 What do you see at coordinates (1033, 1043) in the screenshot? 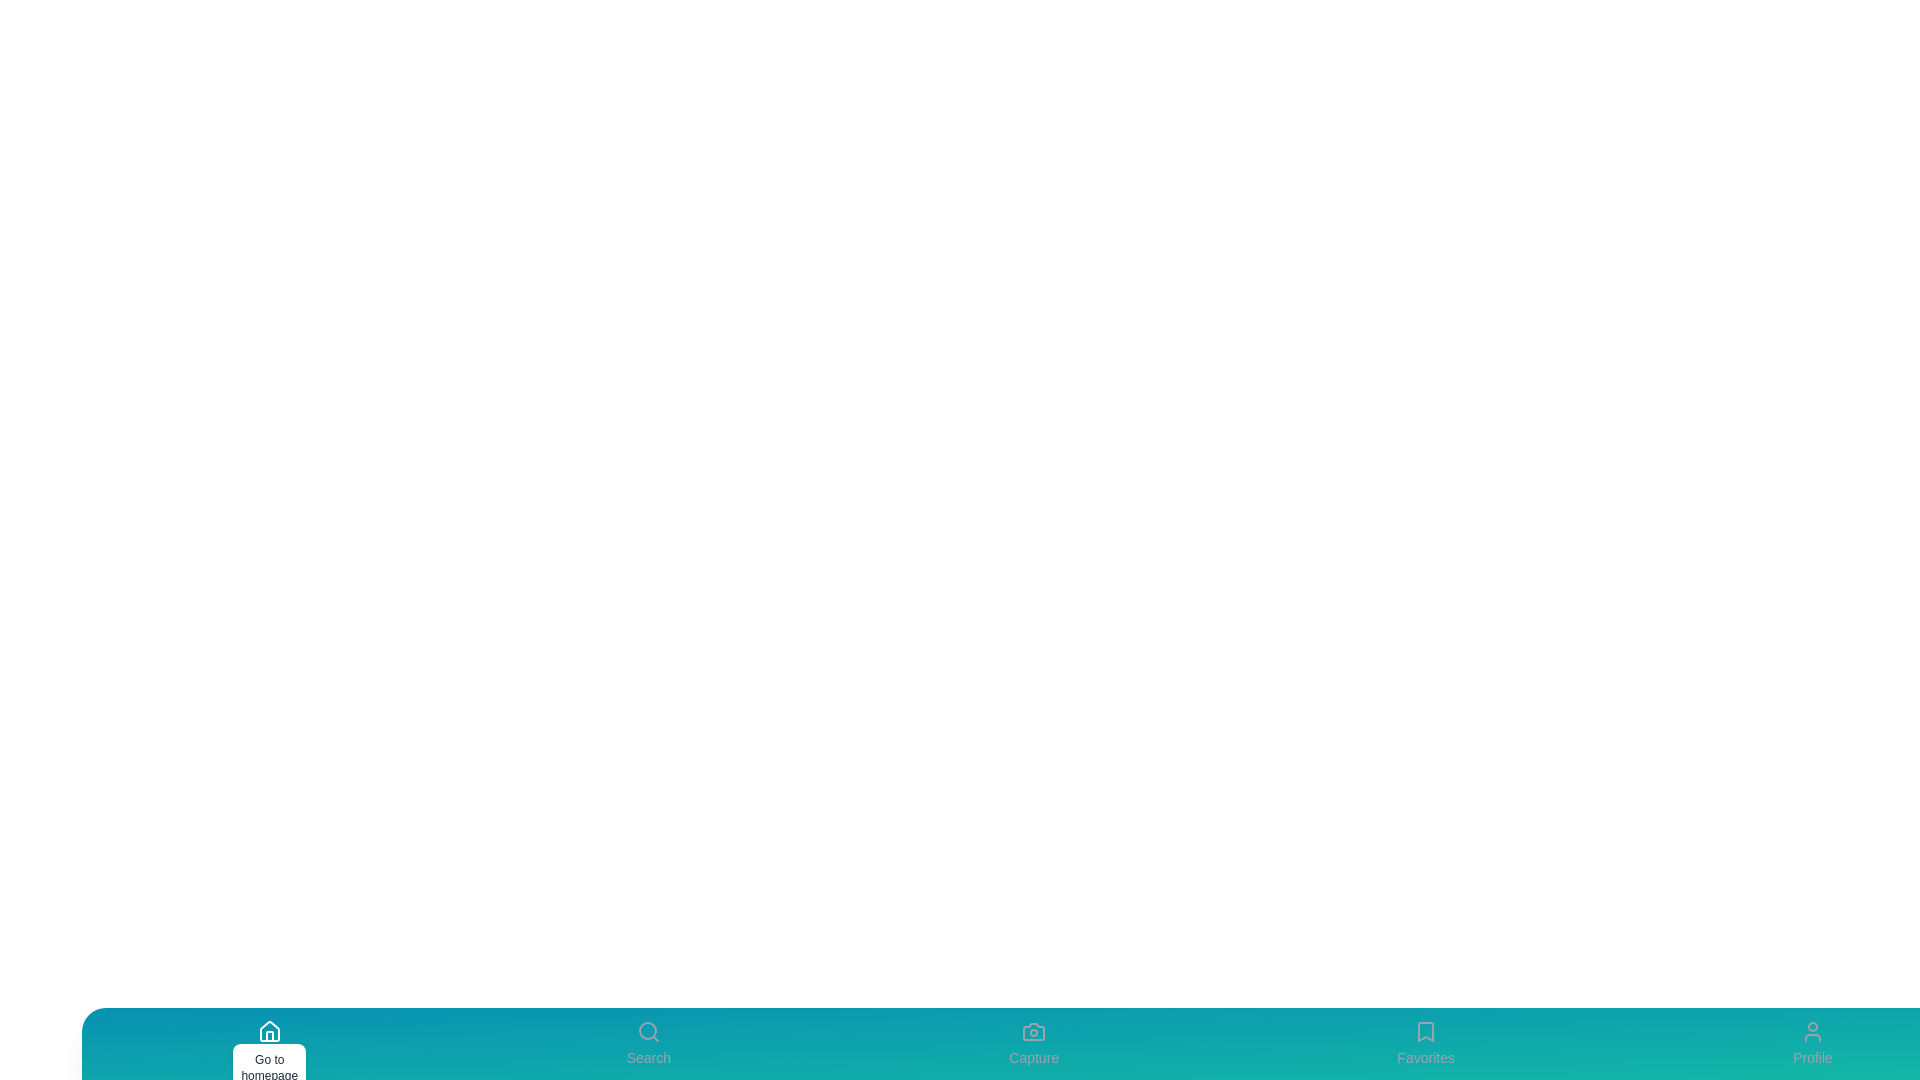
I see `the Capture tab to navigate to its section` at bounding box center [1033, 1043].